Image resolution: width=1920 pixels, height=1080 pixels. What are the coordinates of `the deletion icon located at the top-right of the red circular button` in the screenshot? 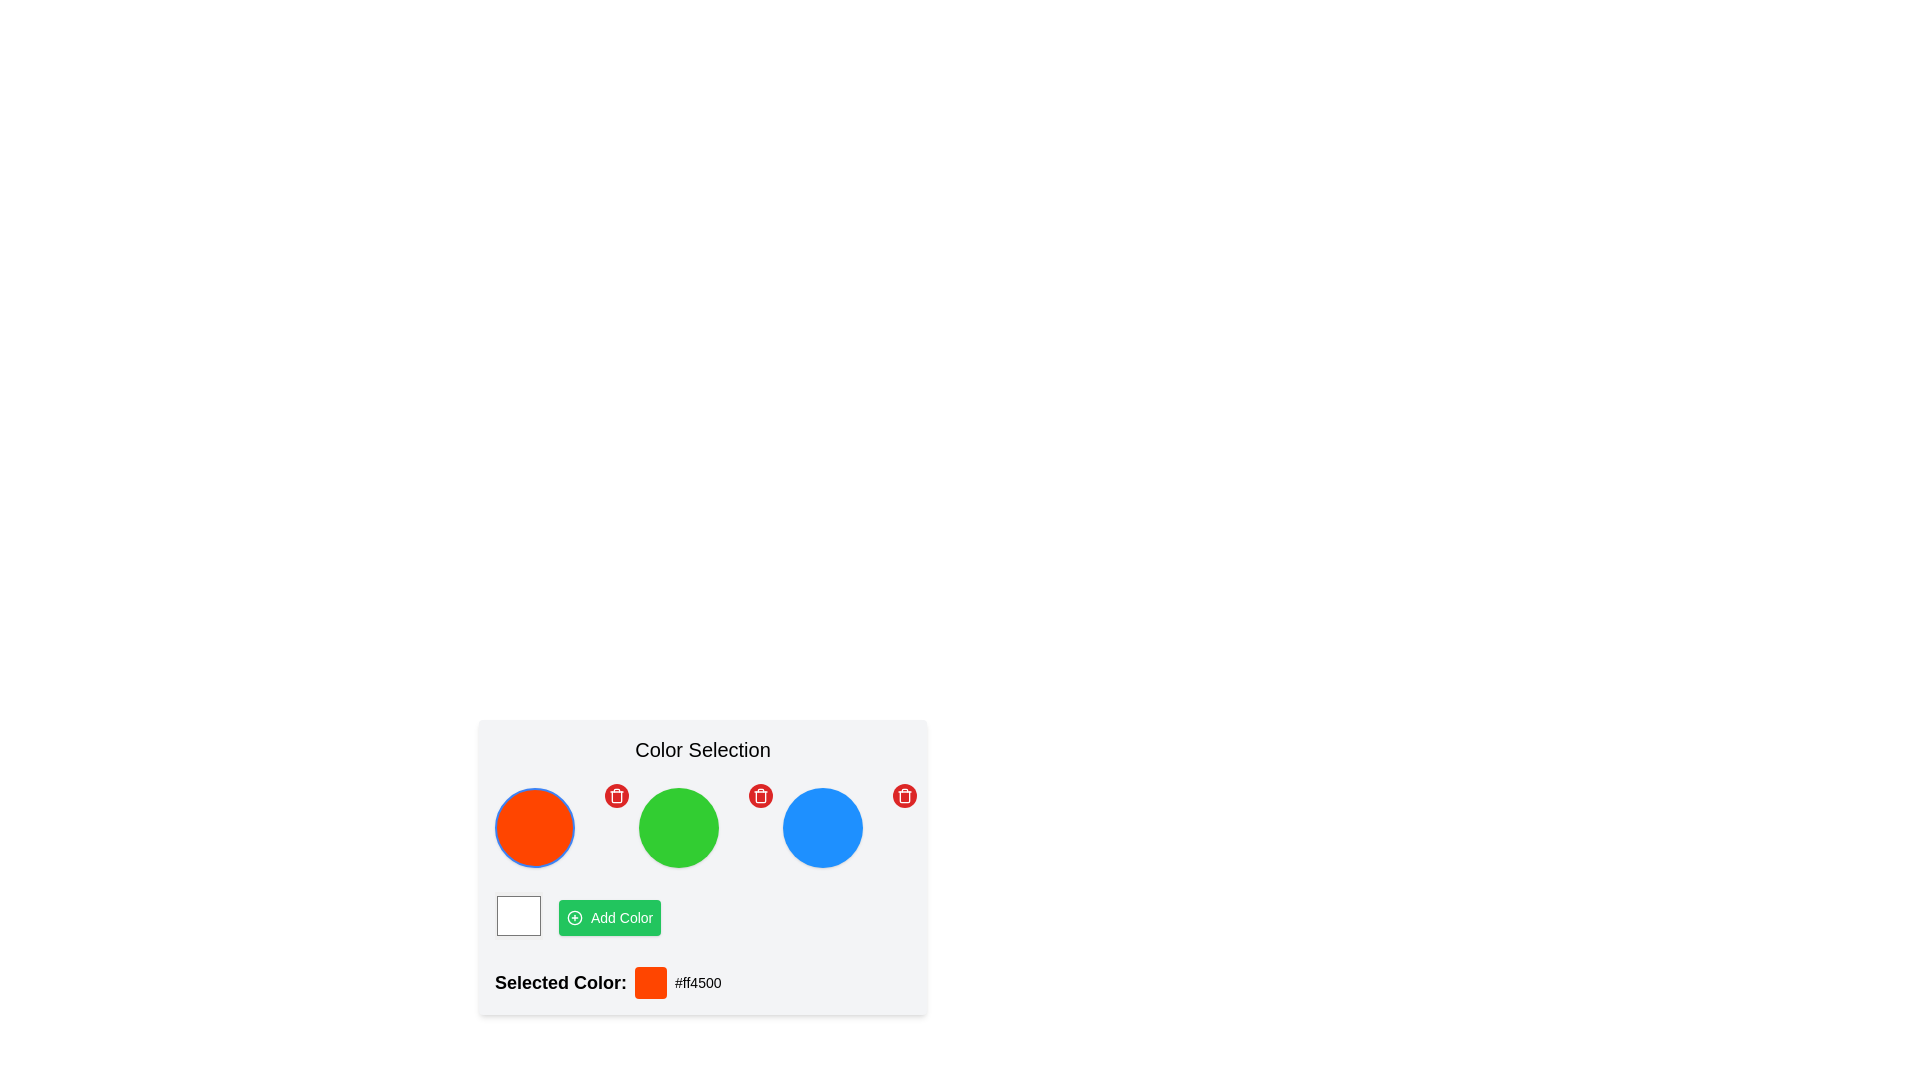 It's located at (904, 794).